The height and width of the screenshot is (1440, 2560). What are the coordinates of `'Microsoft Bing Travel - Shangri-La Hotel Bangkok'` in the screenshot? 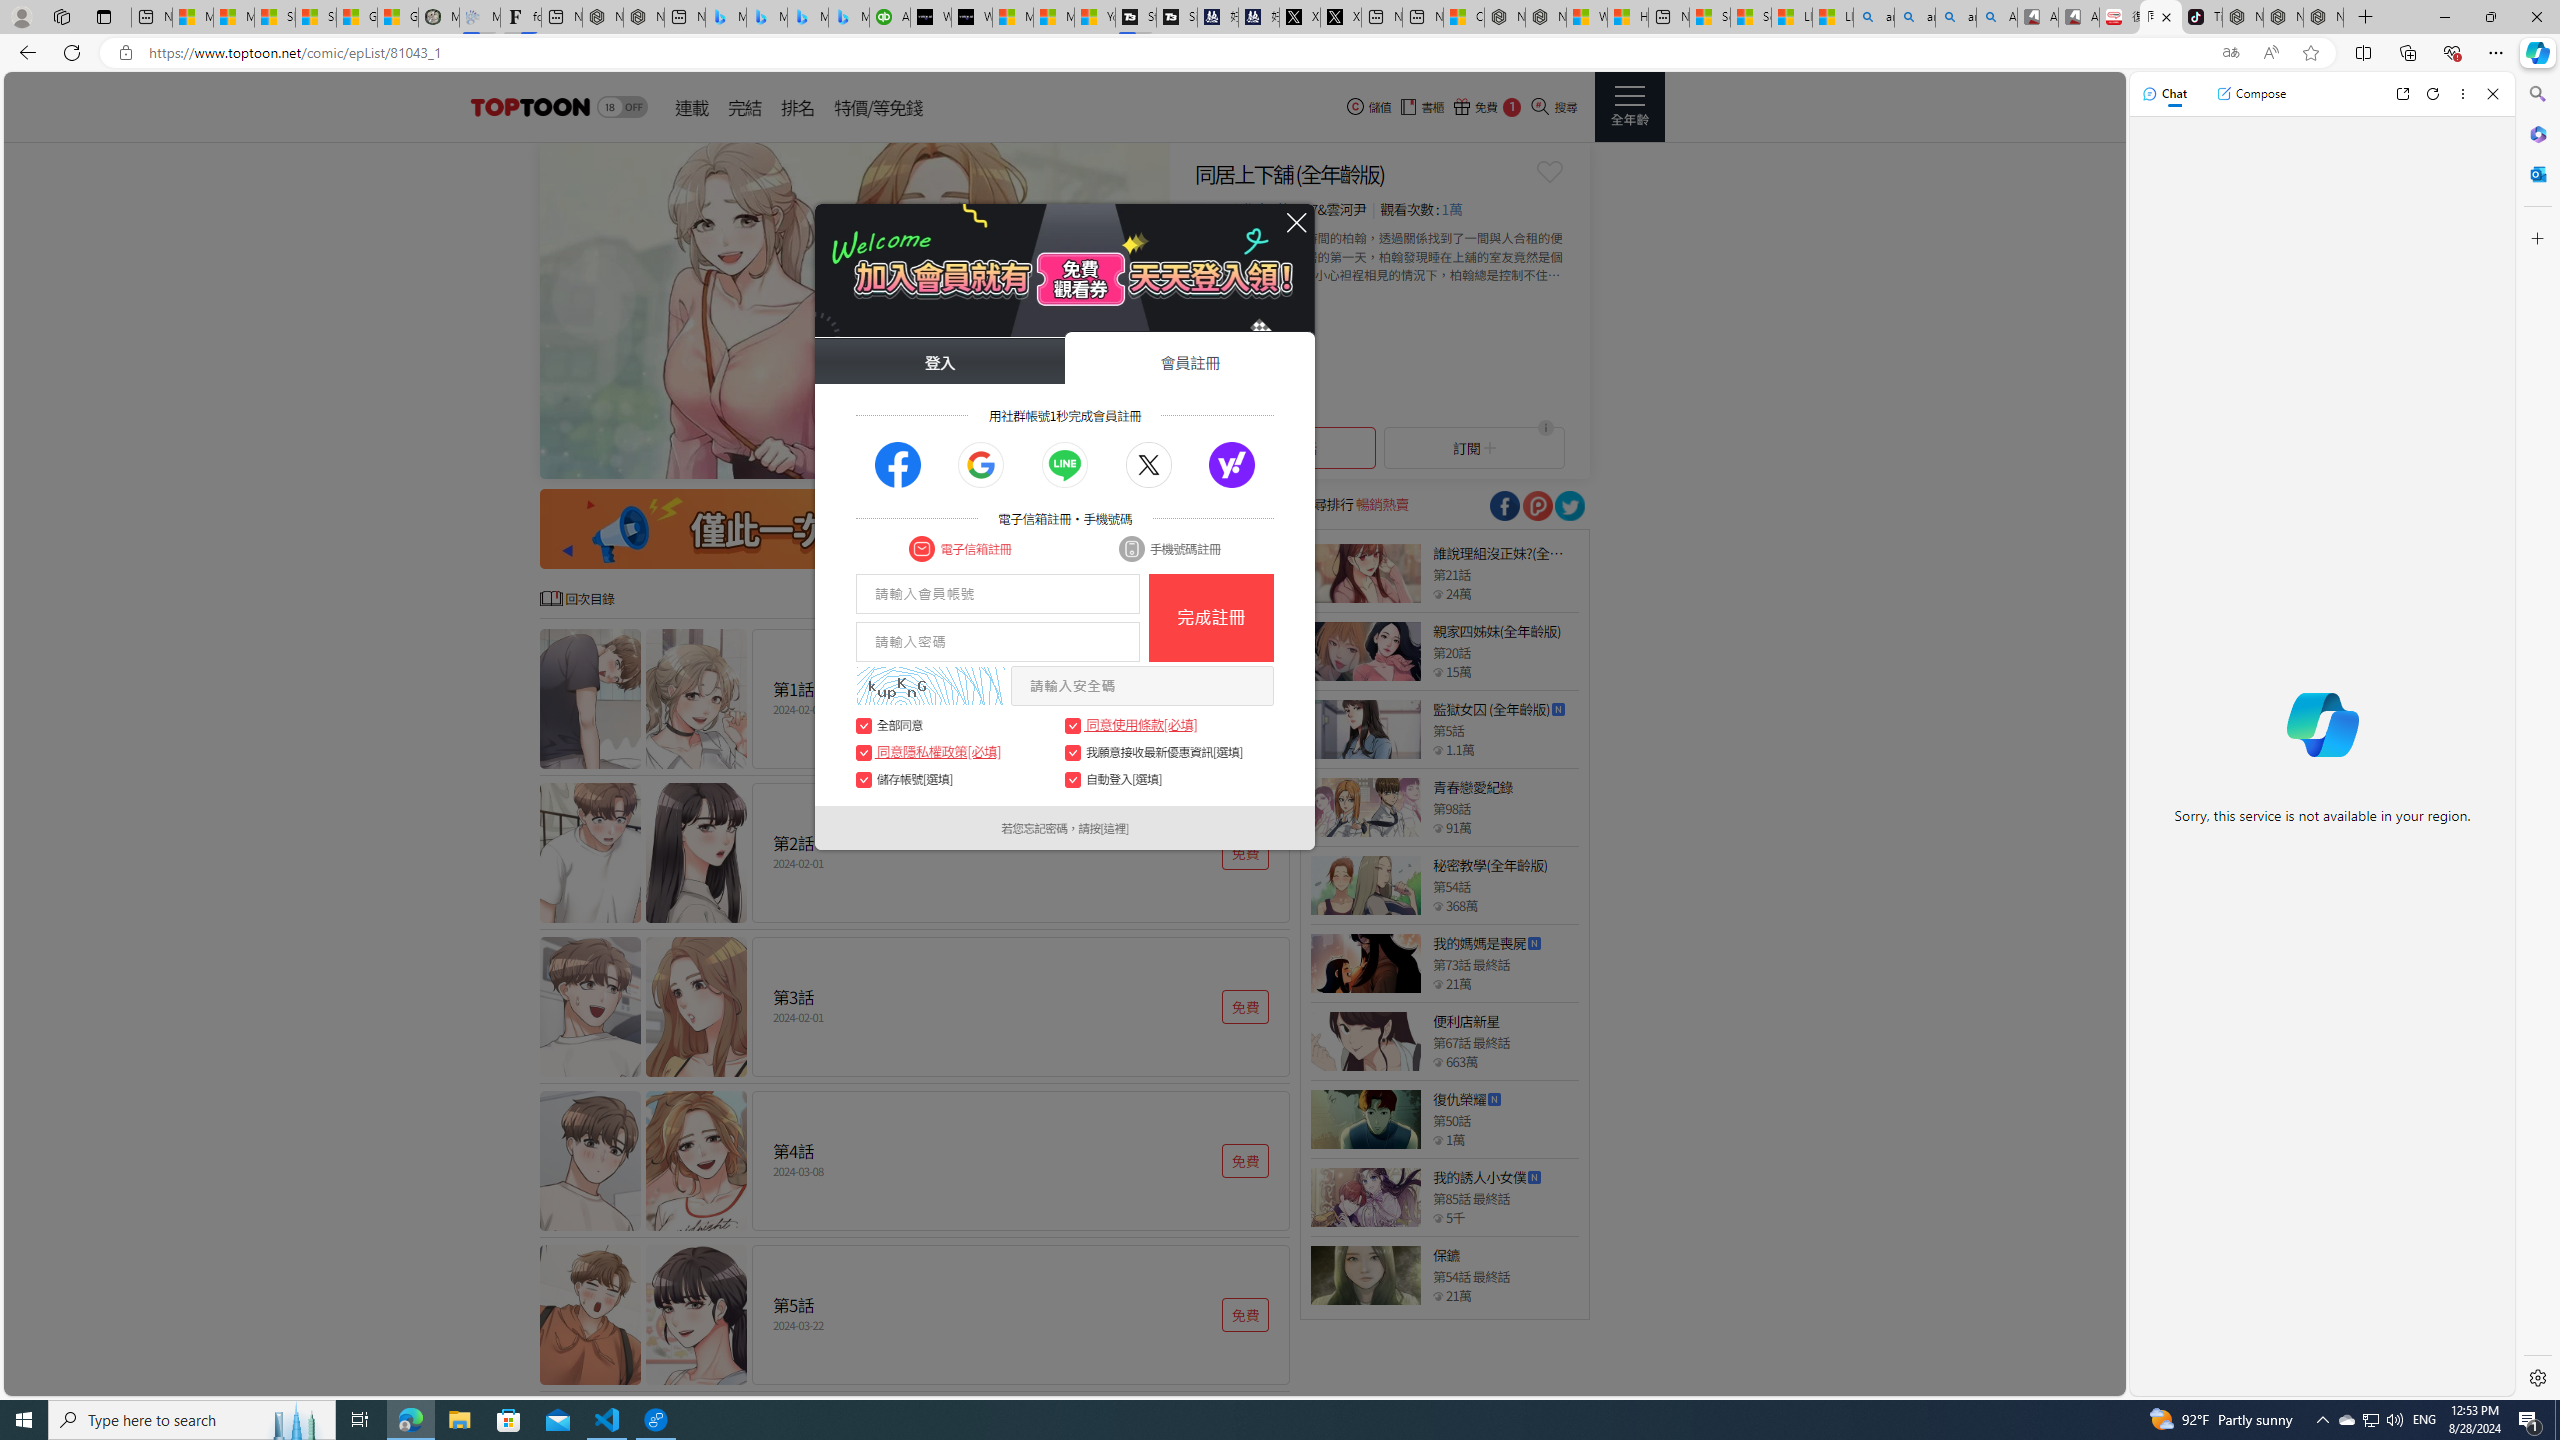 It's located at (847, 16).